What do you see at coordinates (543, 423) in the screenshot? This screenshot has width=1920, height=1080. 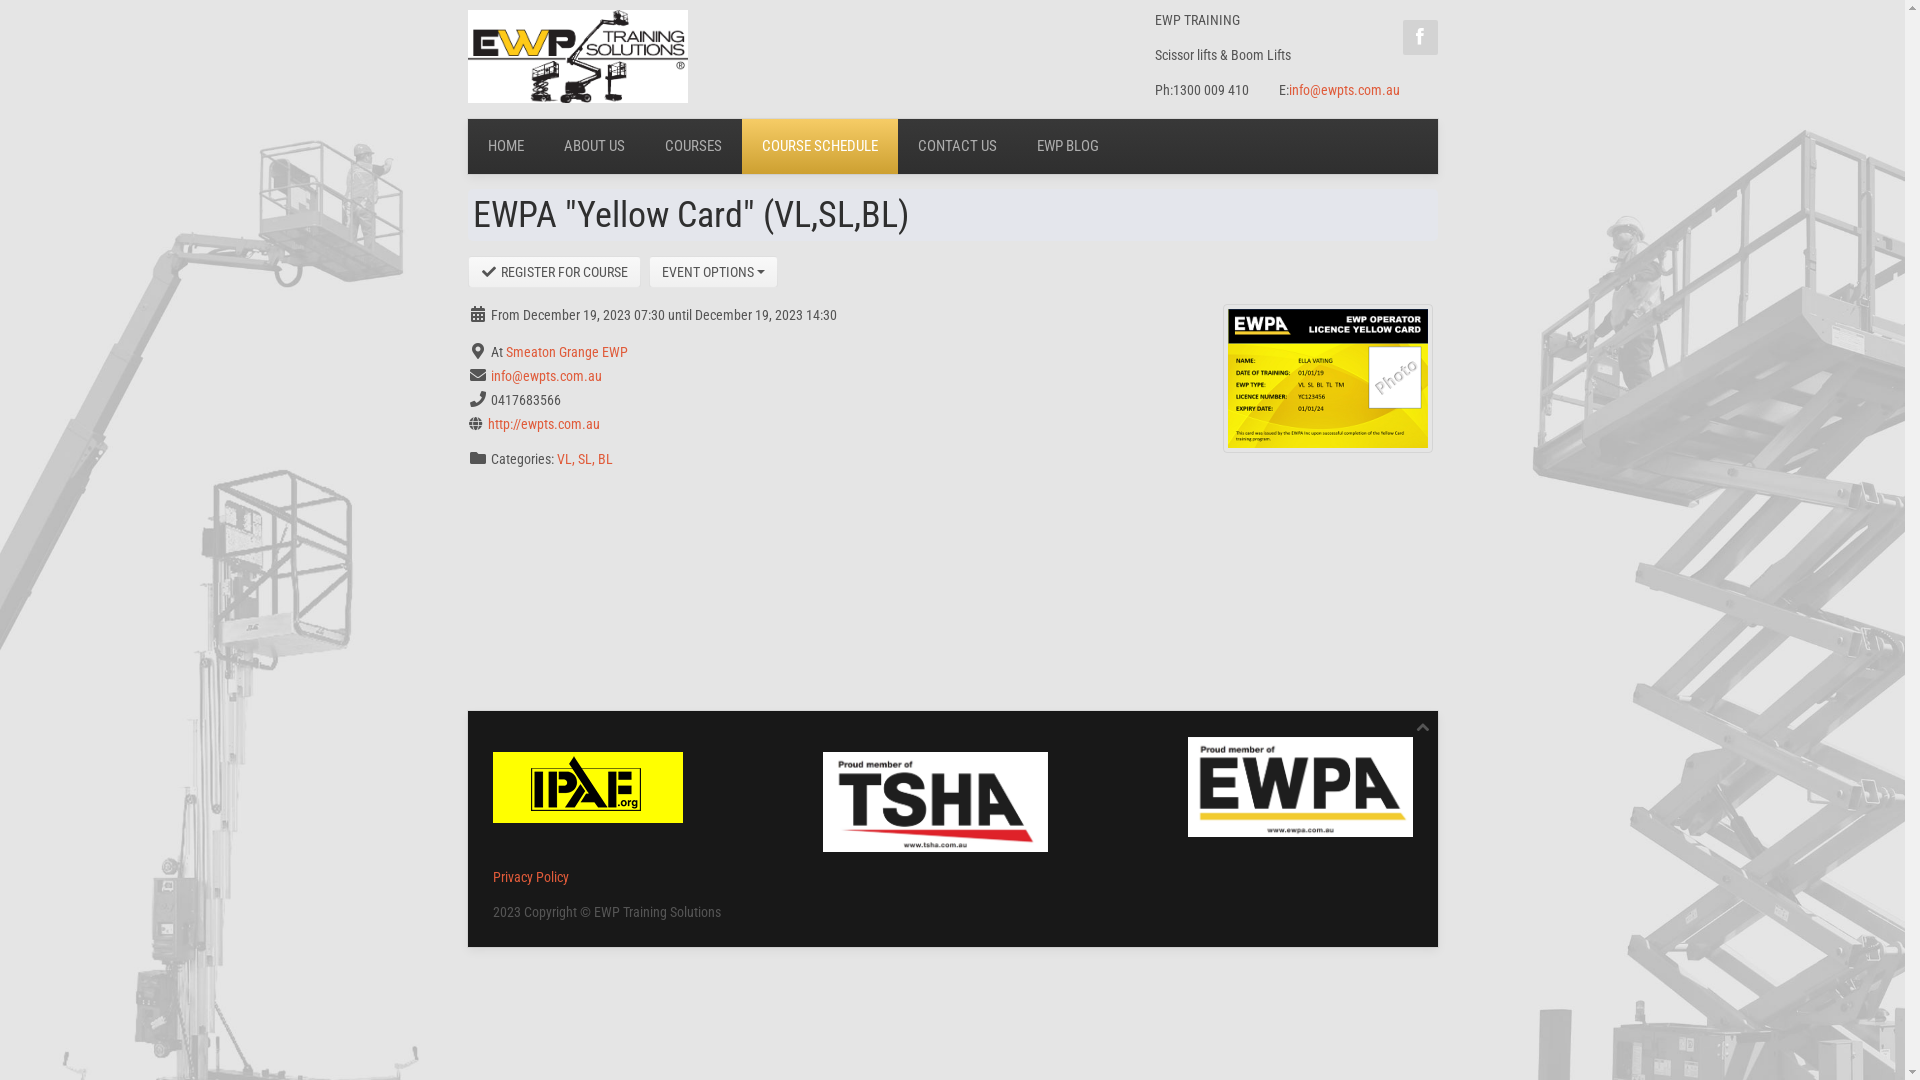 I see `'http://ewpts.com.au'` at bounding box center [543, 423].